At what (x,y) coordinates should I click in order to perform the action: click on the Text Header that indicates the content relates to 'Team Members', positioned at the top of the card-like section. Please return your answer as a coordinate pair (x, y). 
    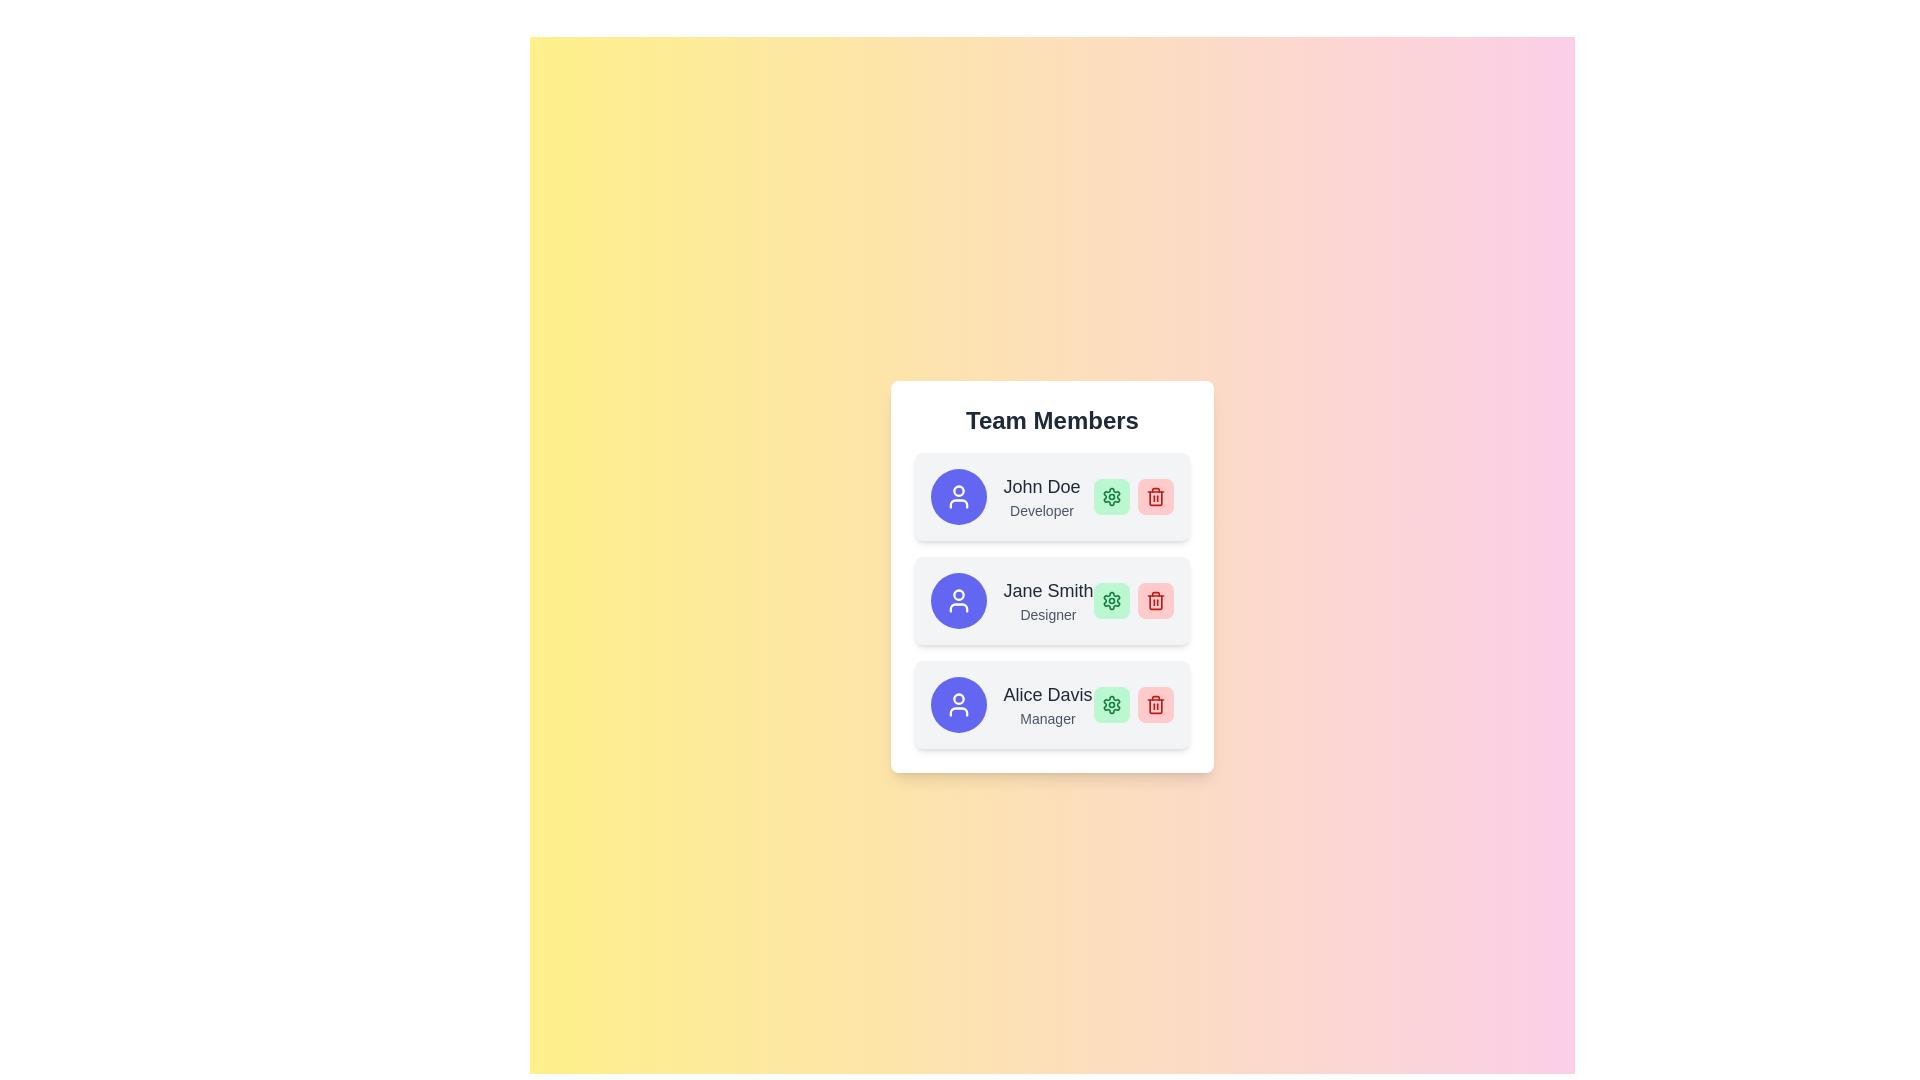
    Looking at the image, I should click on (1051, 419).